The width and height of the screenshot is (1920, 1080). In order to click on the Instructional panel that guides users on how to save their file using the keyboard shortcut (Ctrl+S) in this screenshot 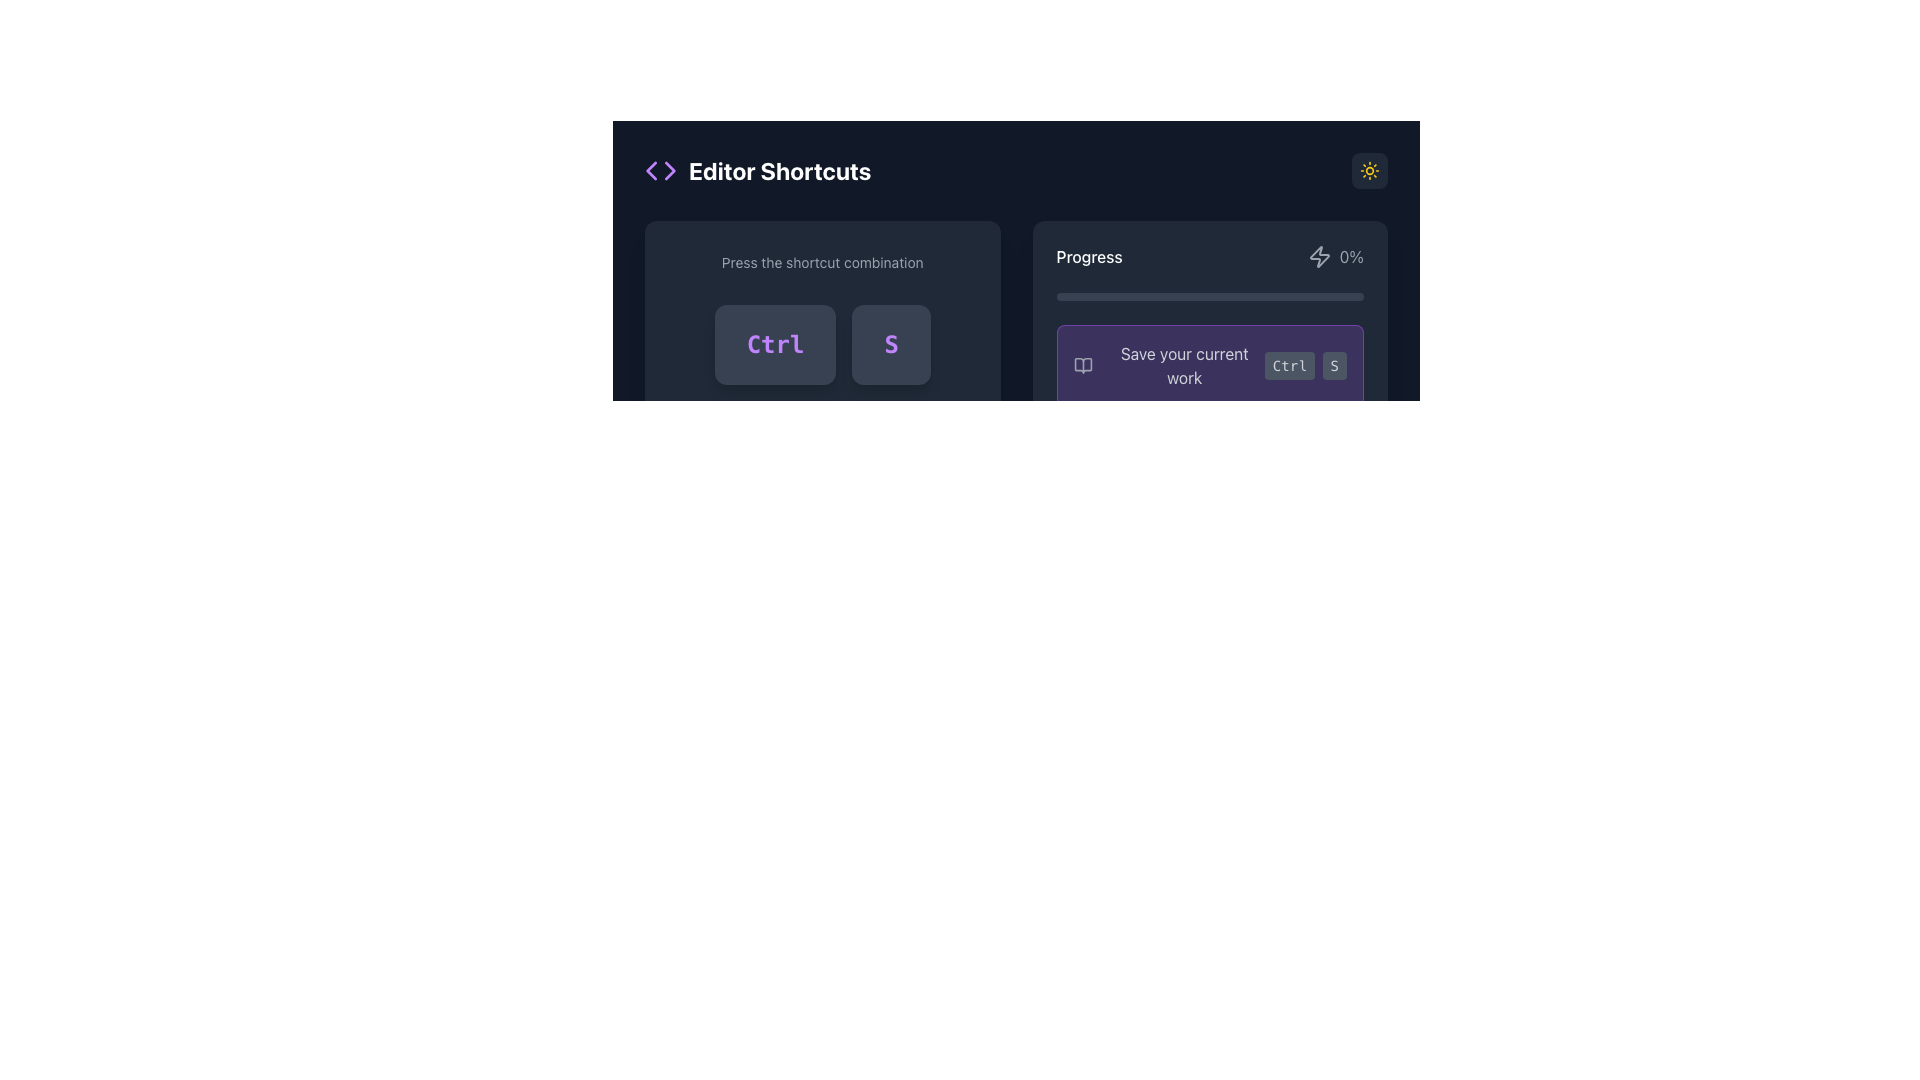, I will do `click(822, 445)`.